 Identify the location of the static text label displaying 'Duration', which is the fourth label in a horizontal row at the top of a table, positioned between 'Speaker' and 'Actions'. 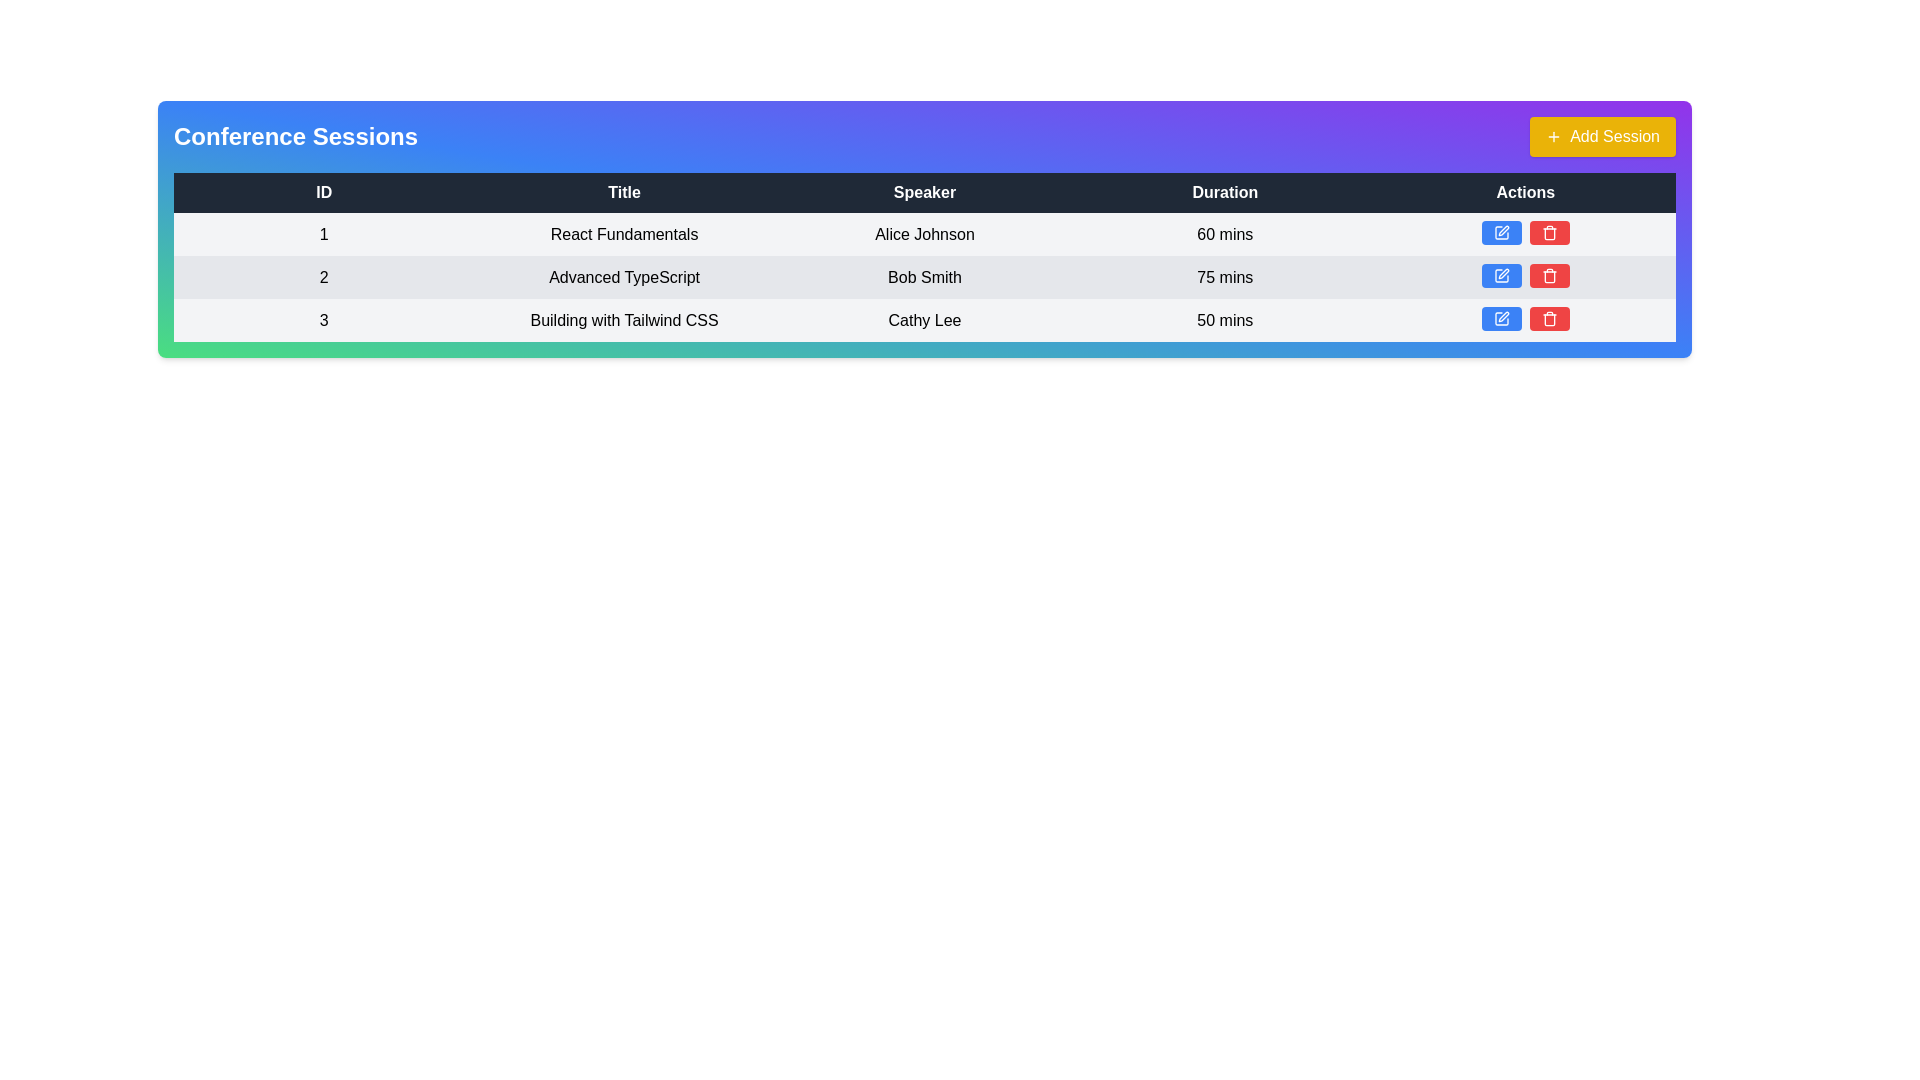
(1224, 192).